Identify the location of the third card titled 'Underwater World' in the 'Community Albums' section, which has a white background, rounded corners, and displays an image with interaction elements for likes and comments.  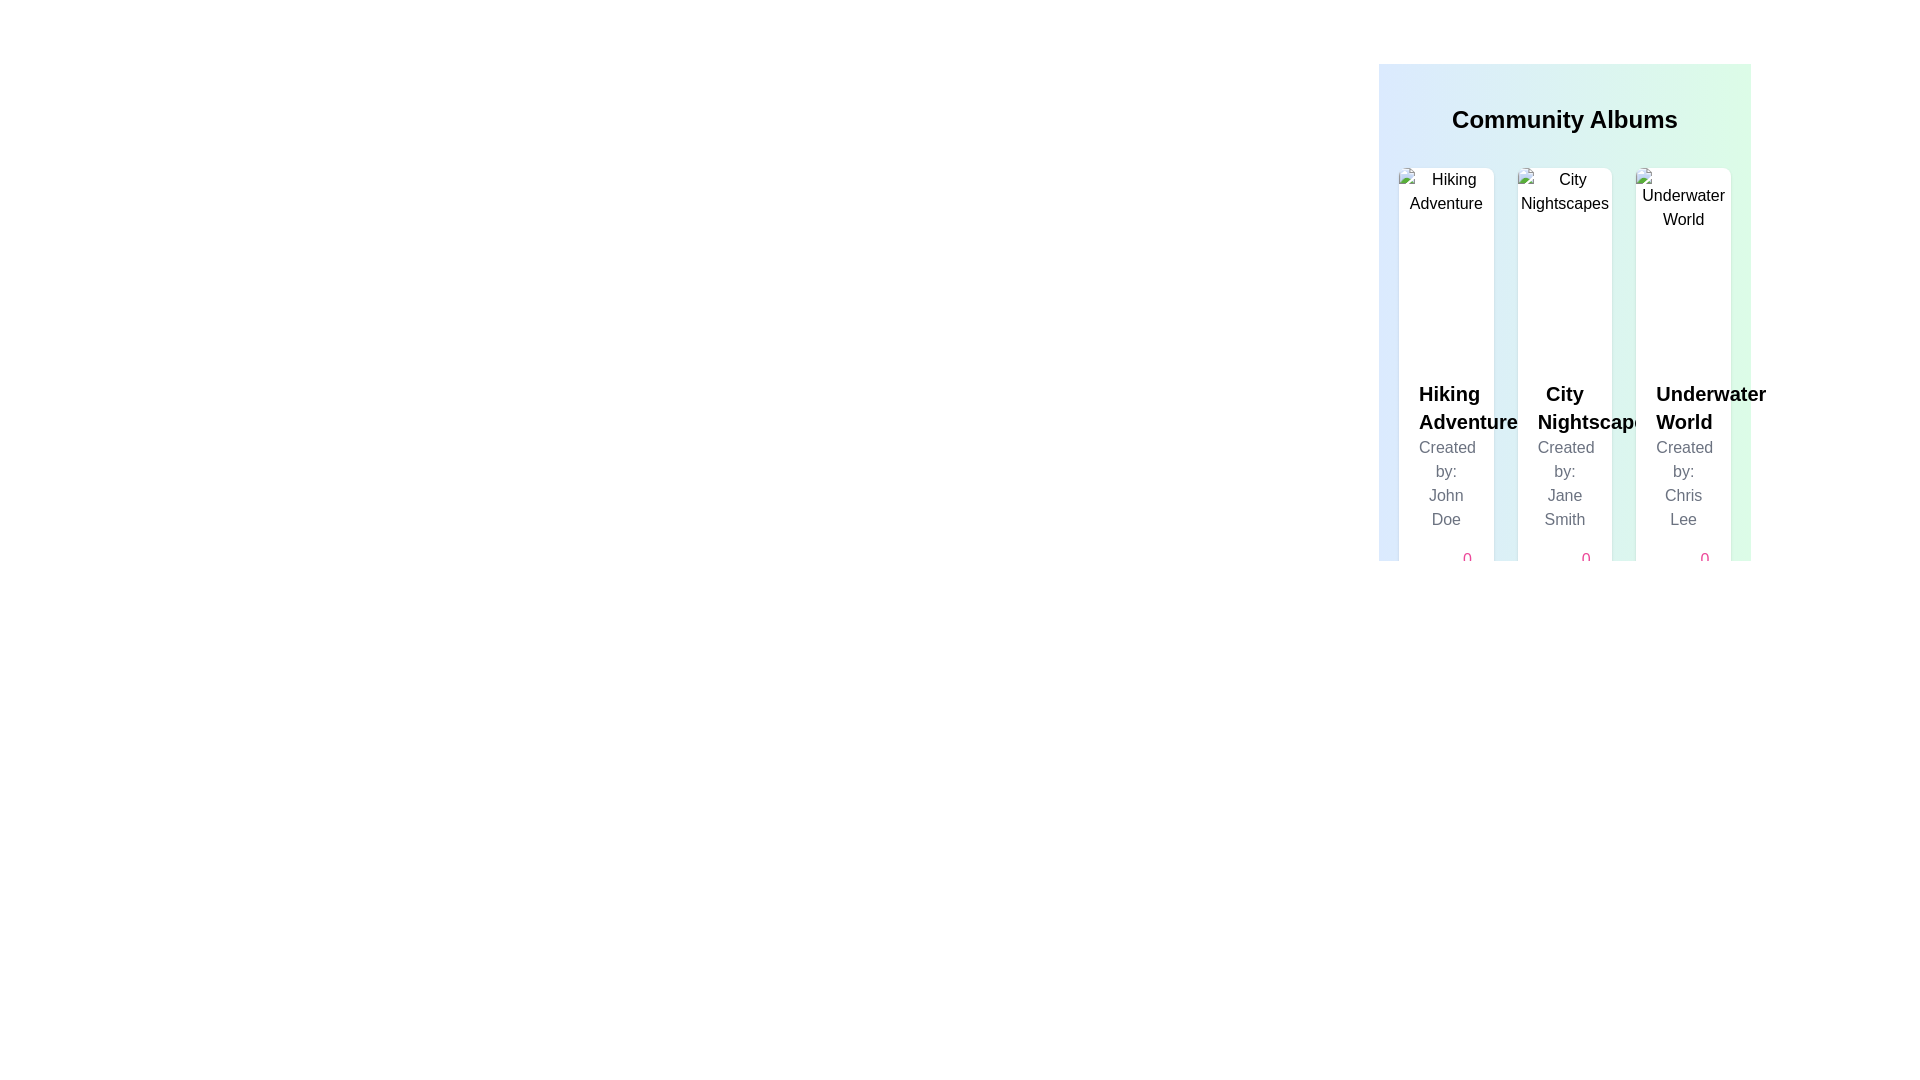
(1682, 392).